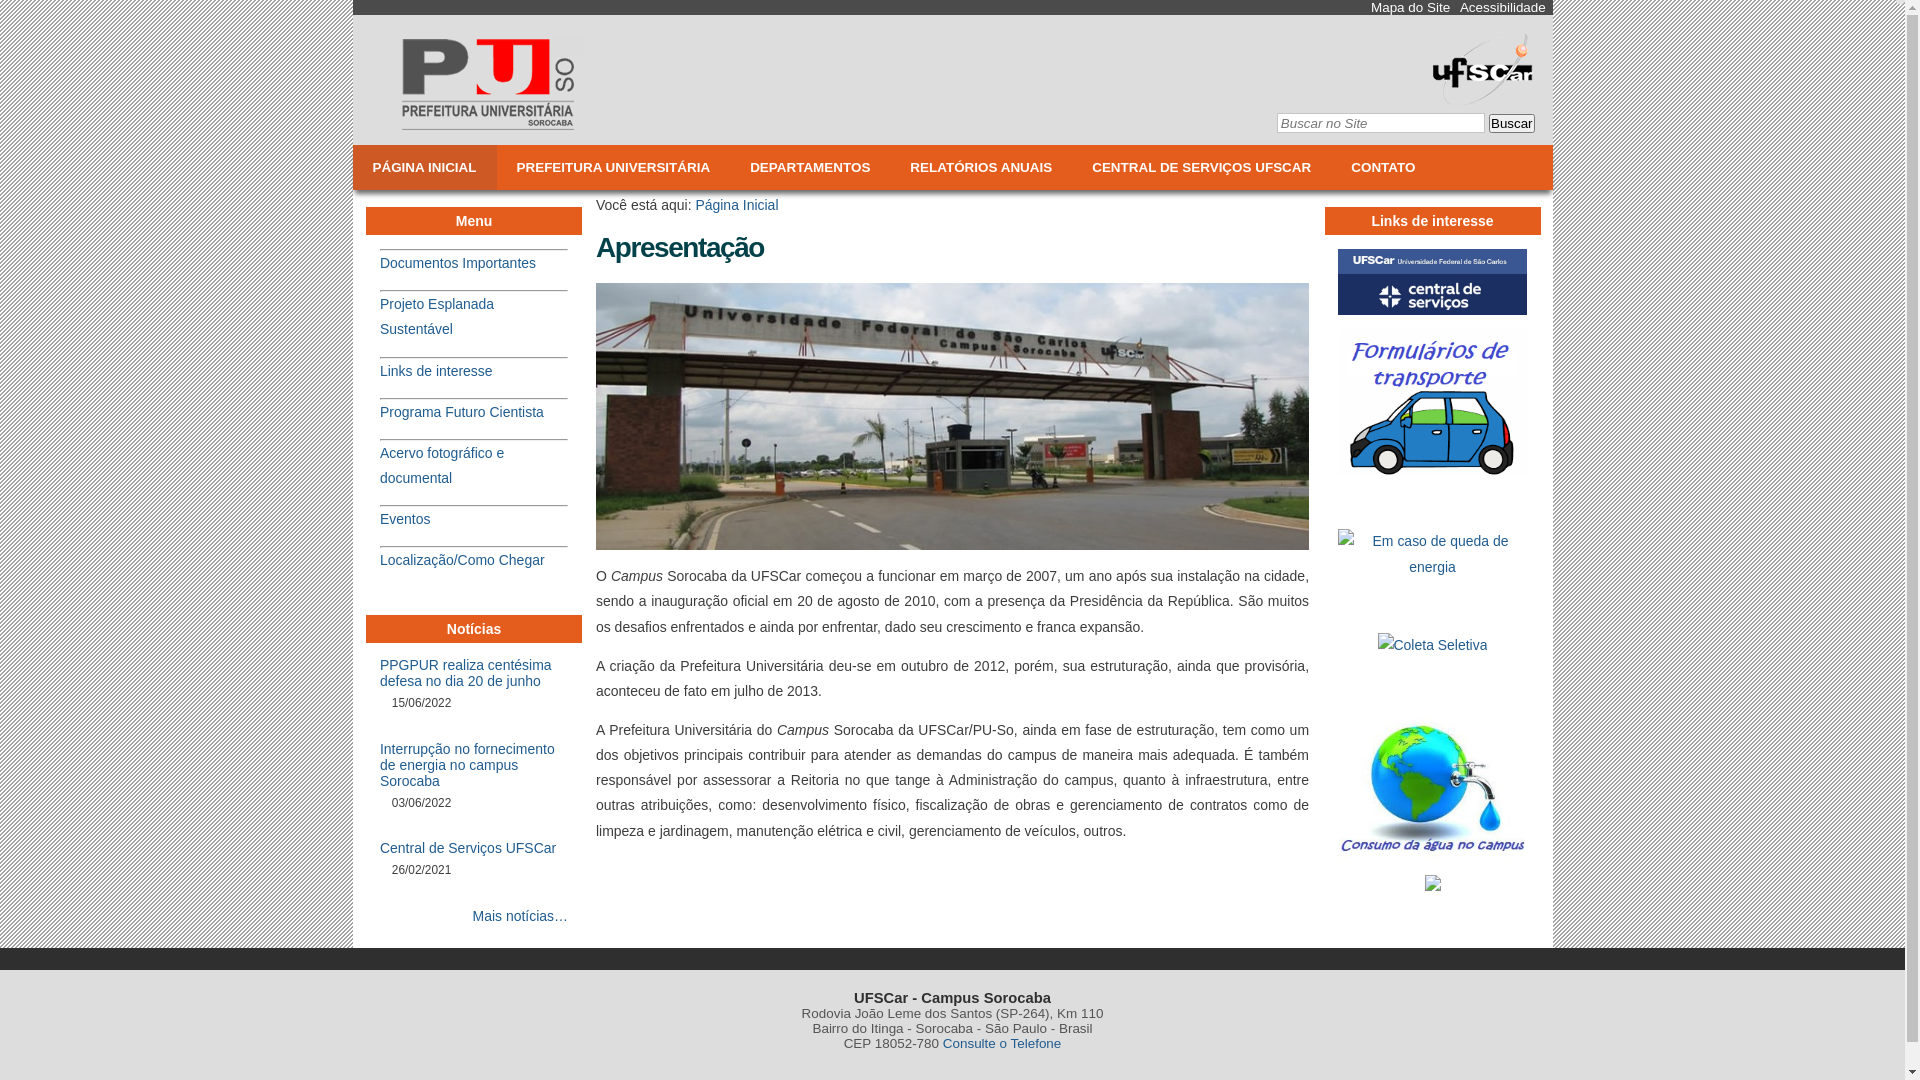 The width and height of the screenshot is (1920, 1080). Describe the element at coordinates (1338, 571) in the screenshot. I see `'Queda de energia'` at that location.